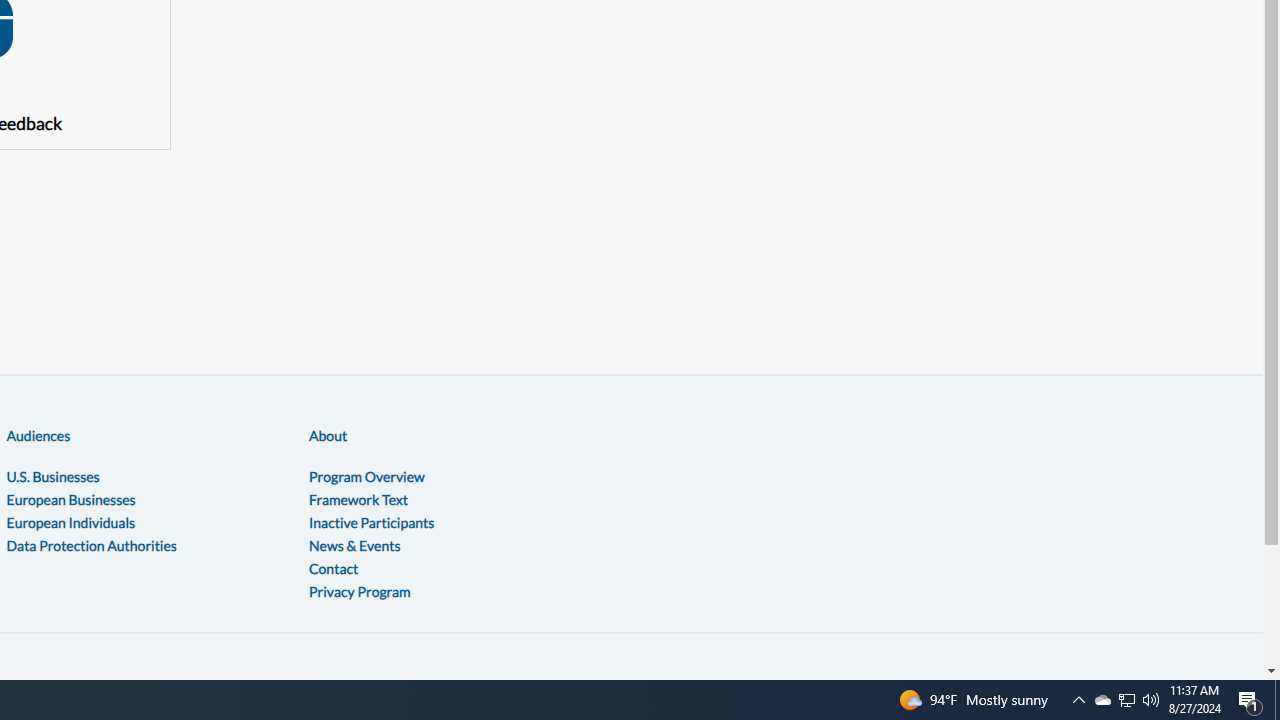 This screenshot has height=720, width=1280. Describe the element at coordinates (71, 498) in the screenshot. I see `'European Businesses'` at that location.